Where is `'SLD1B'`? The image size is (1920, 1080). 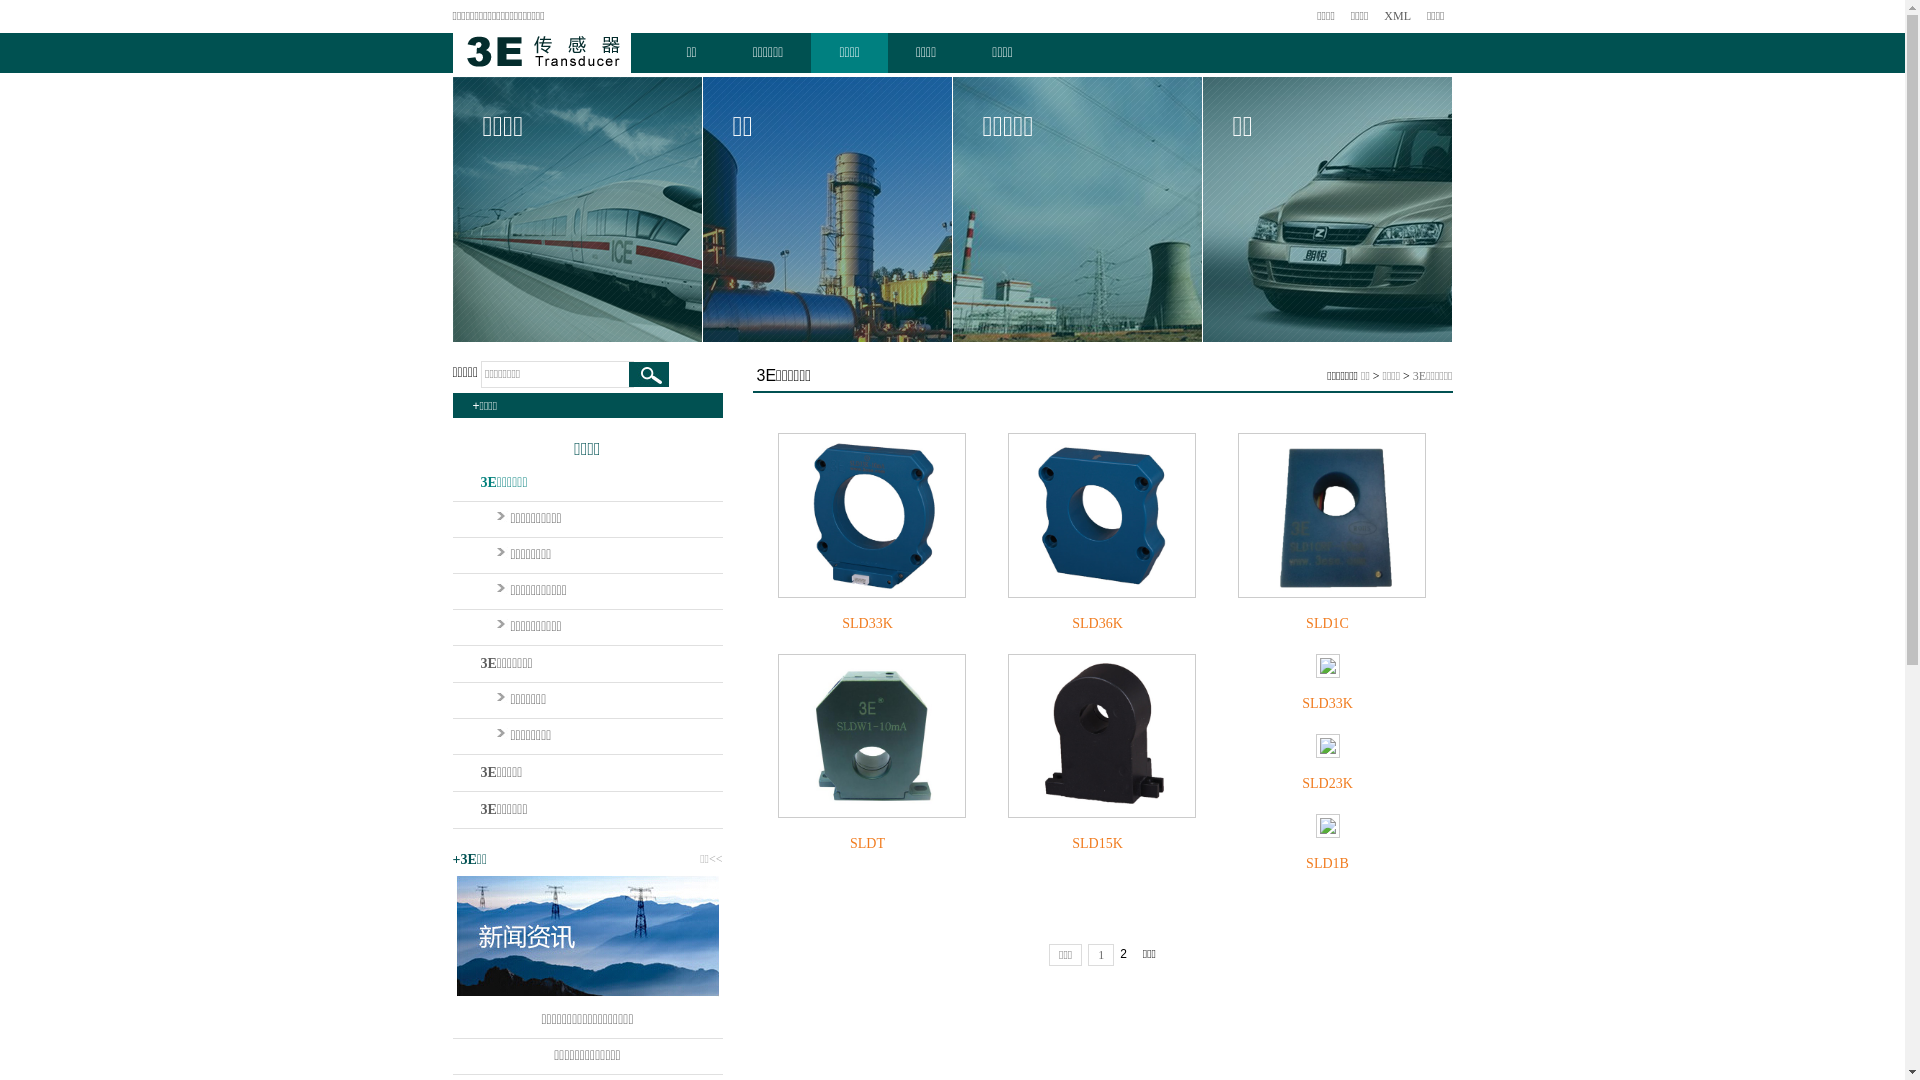
'SLD1B' is located at coordinates (1328, 829).